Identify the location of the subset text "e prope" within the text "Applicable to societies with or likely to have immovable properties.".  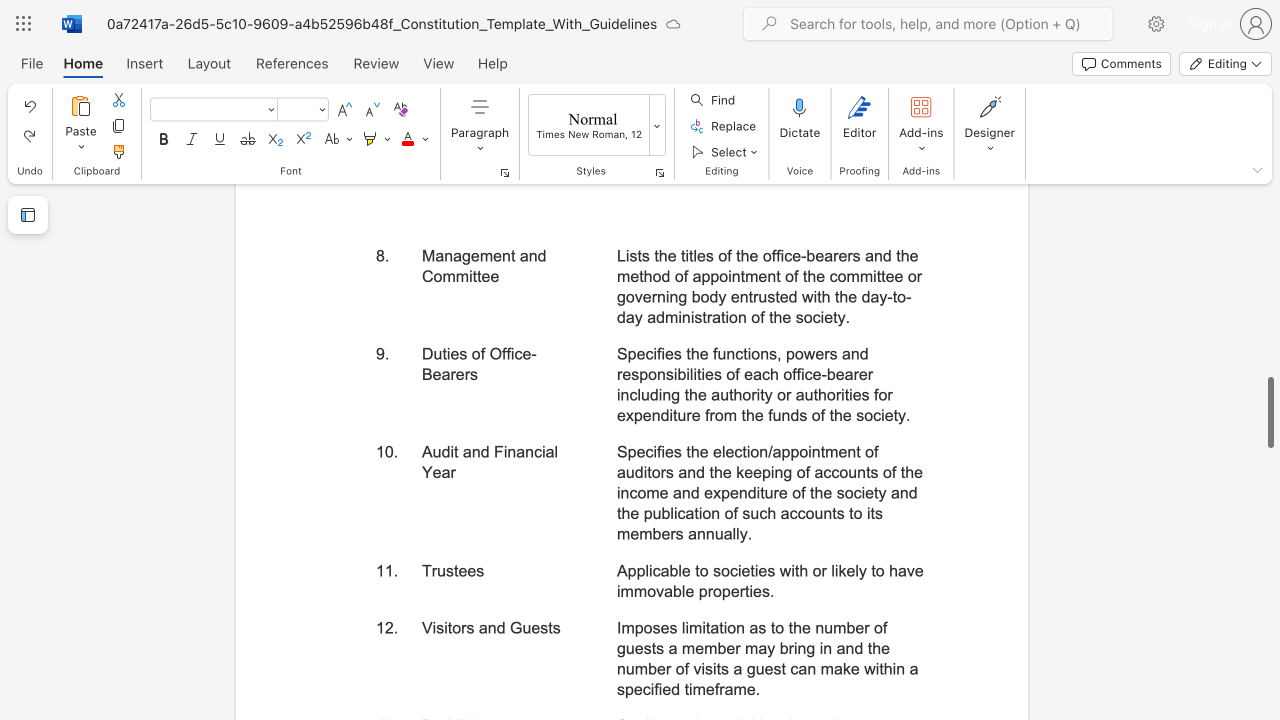
(685, 590).